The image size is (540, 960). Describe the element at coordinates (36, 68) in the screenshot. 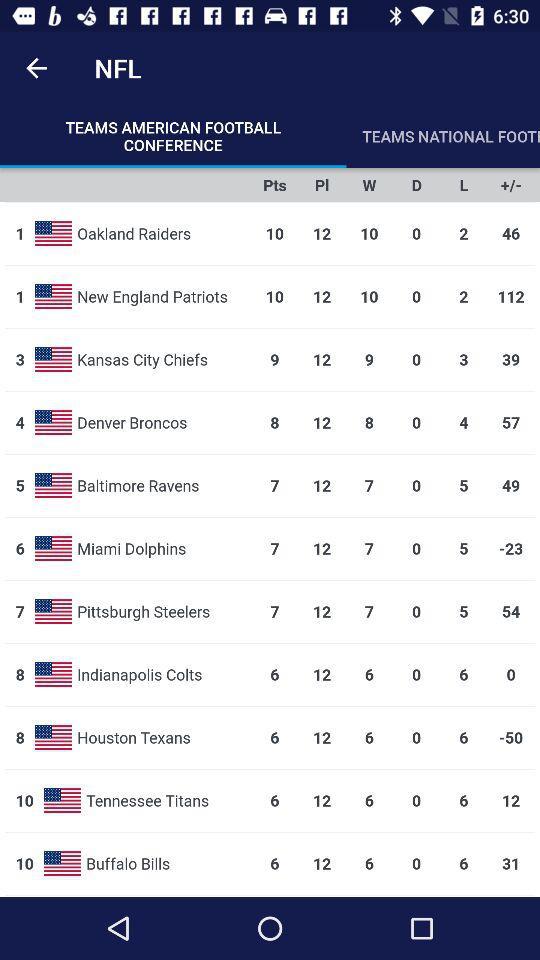

I see `the icon next to the nfl icon` at that location.